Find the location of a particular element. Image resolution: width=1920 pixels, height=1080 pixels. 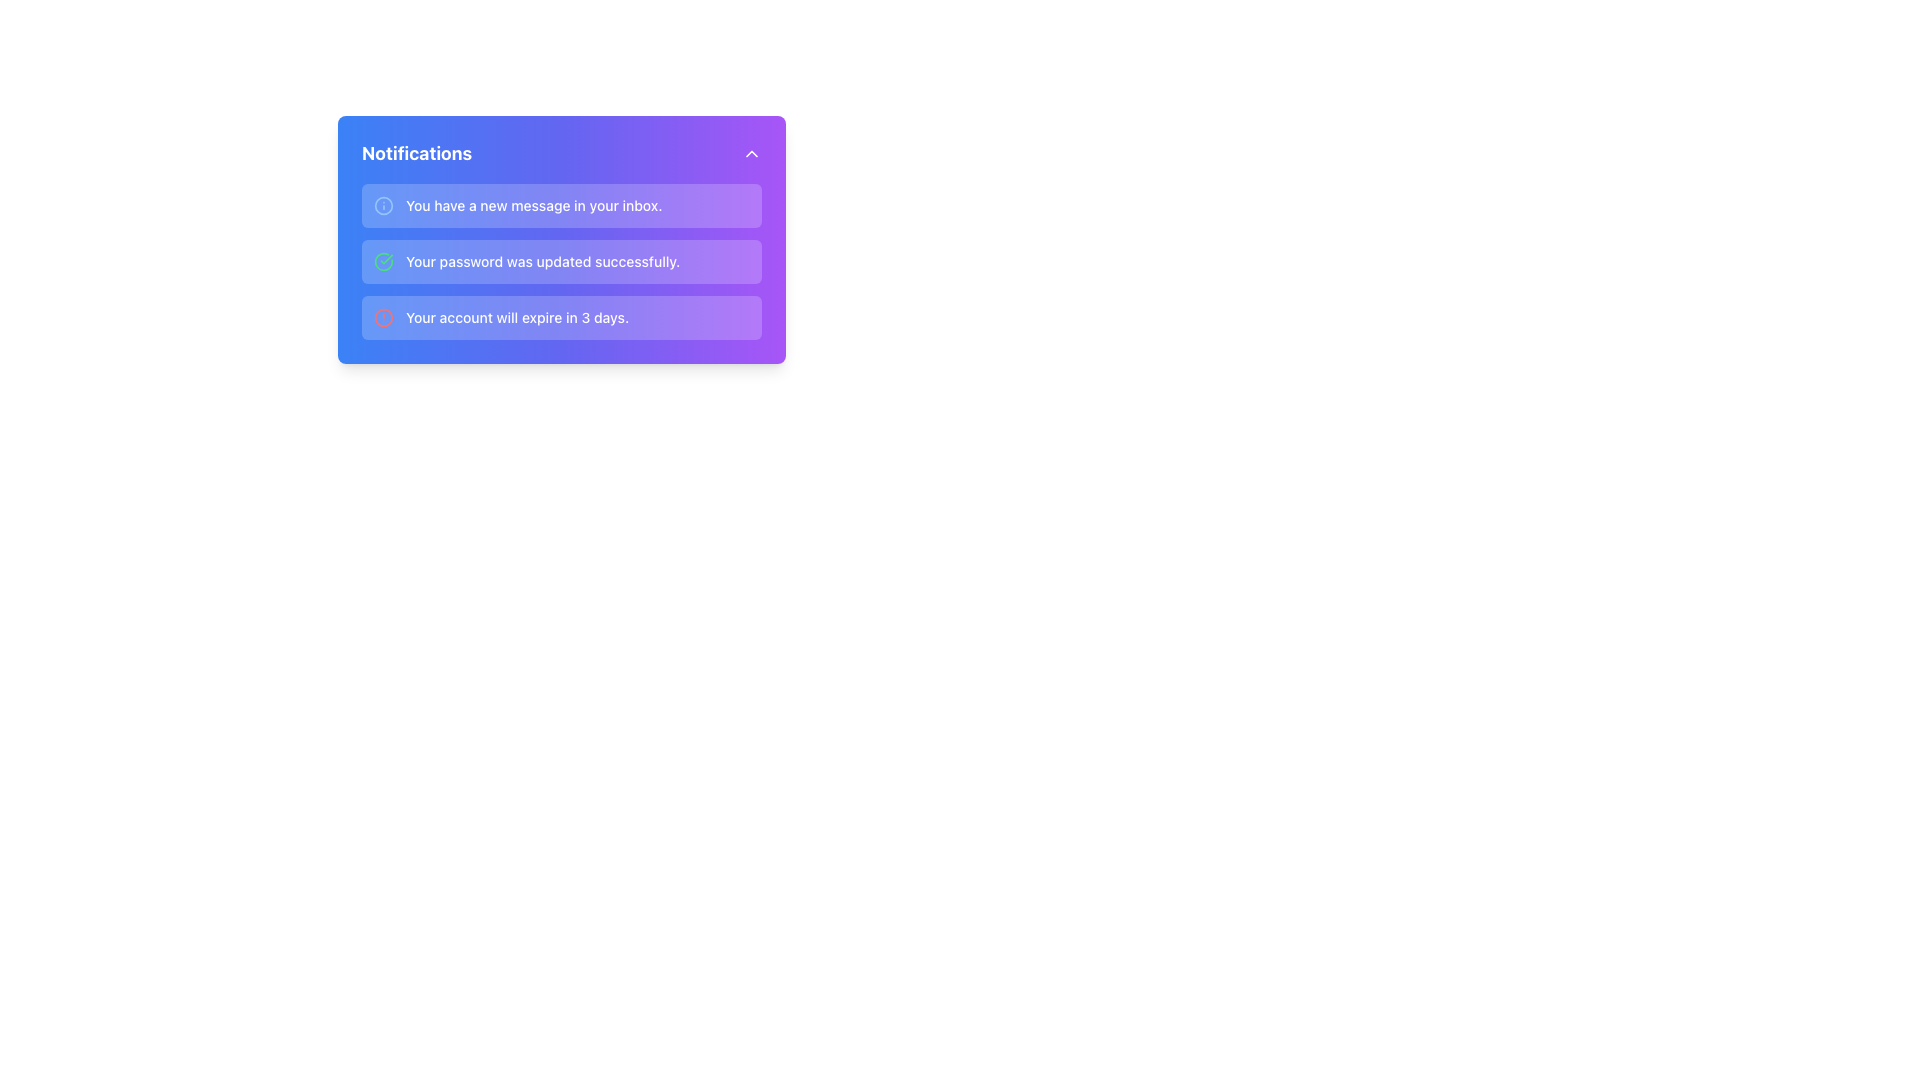

warning message from the third notification bar, which contains the text 'Your account will expire in 3 days.' is located at coordinates (560, 316).